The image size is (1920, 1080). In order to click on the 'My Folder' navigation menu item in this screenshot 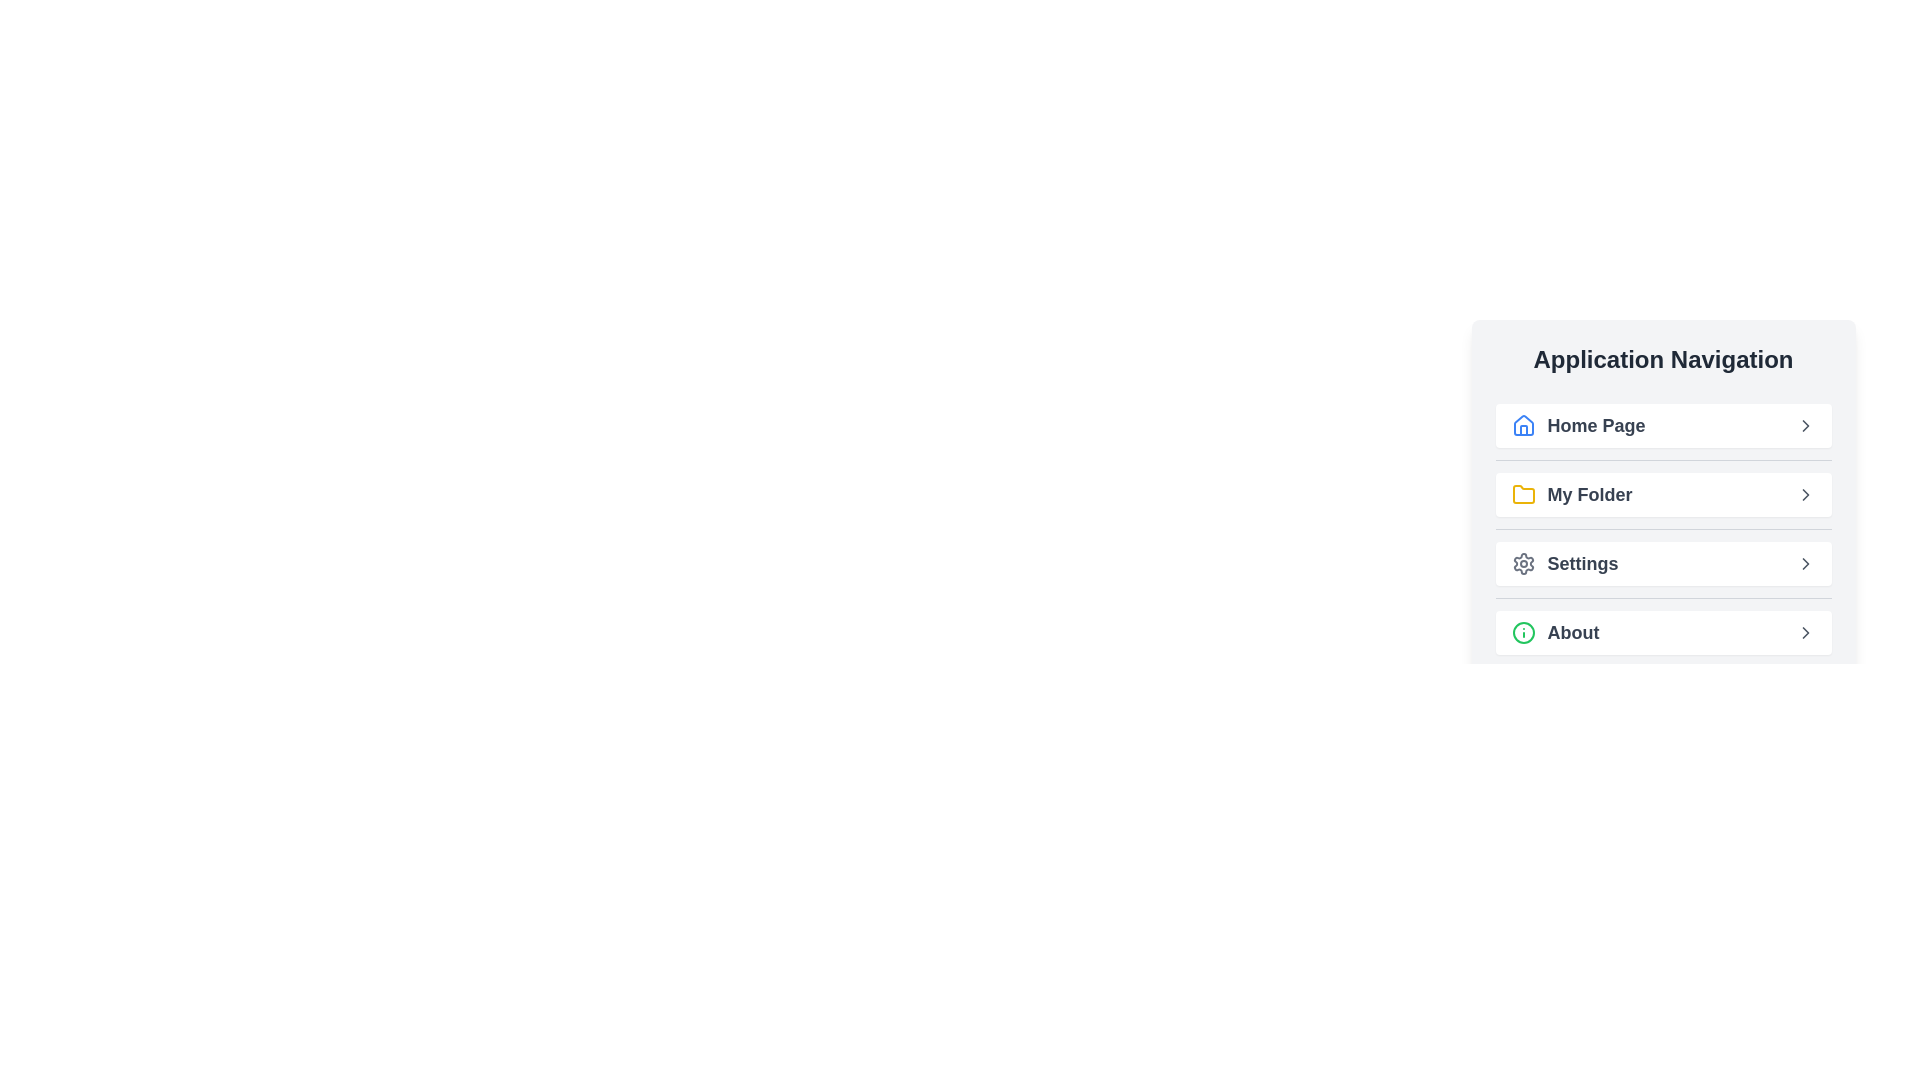, I will do `click(1571, 494)`.